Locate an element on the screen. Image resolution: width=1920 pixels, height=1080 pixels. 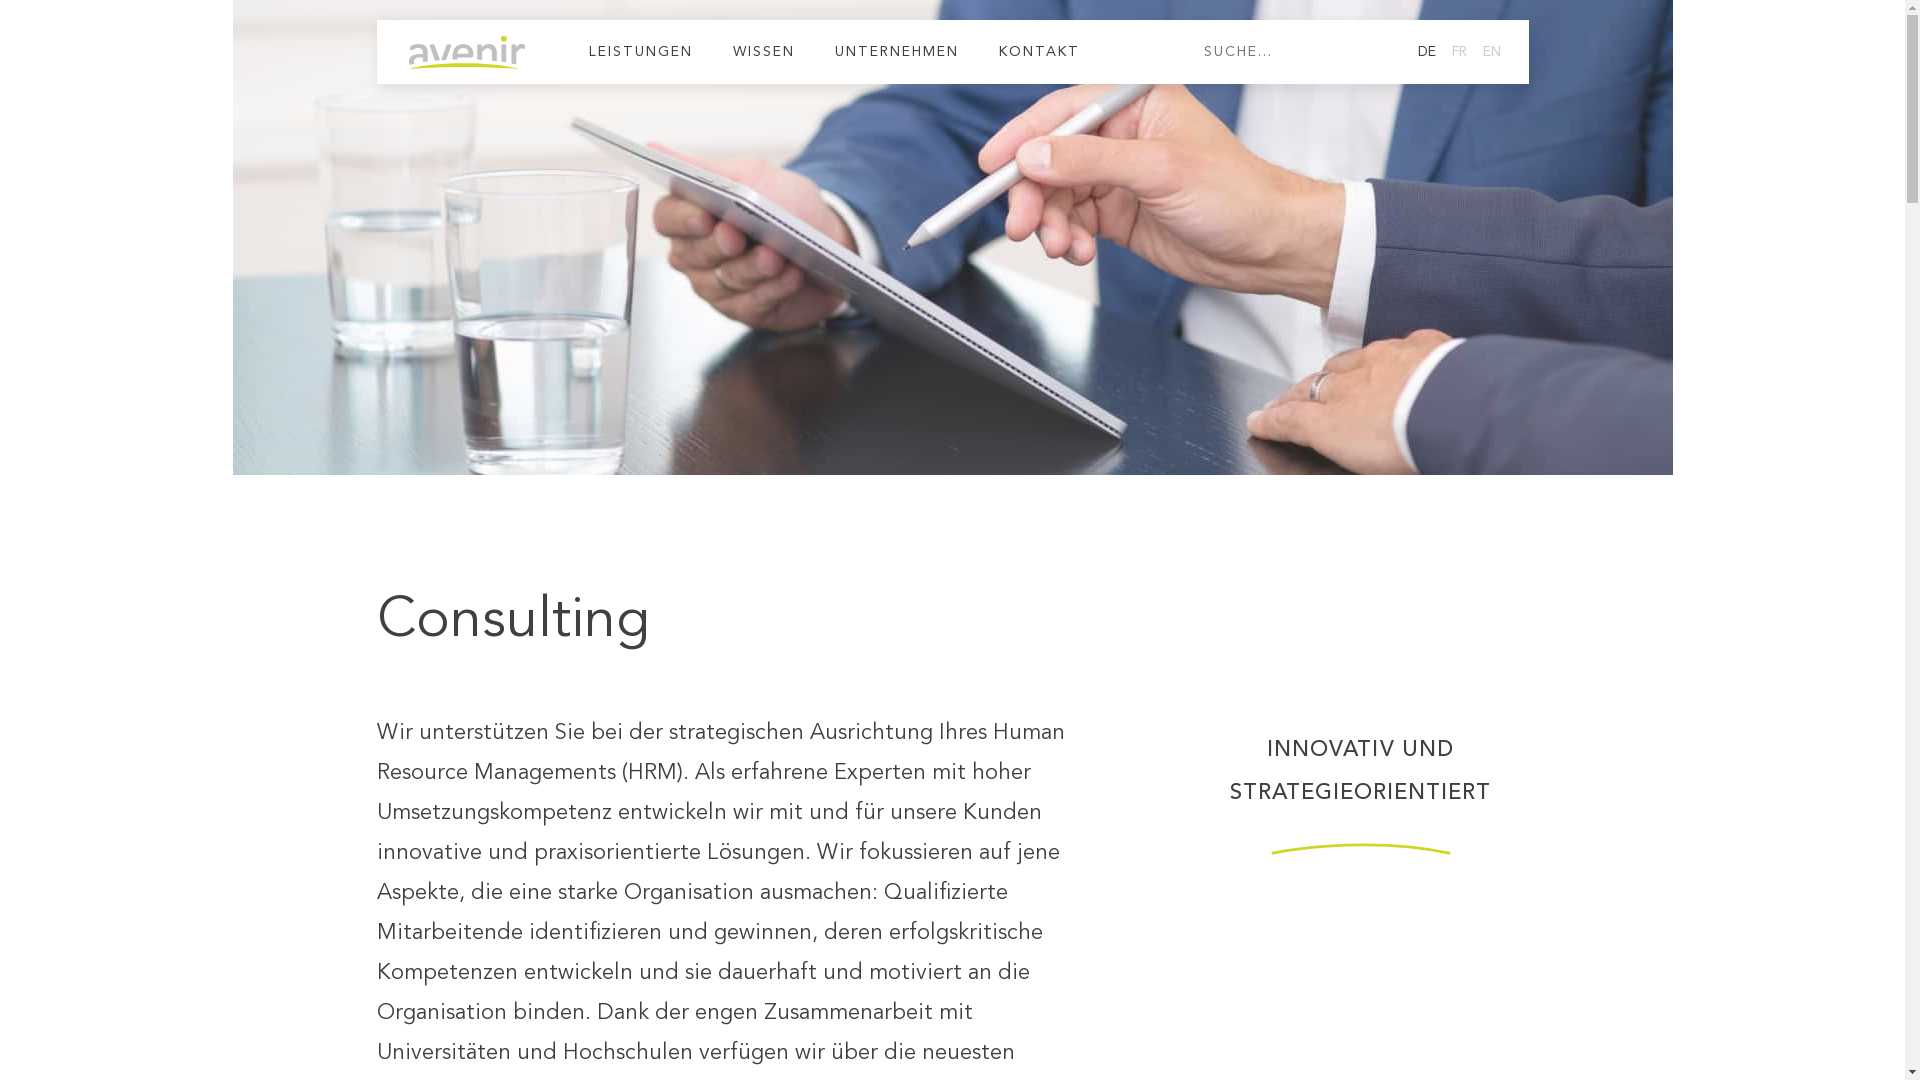
'UNTERNEHMEN' is located at coordinates (834, 50).